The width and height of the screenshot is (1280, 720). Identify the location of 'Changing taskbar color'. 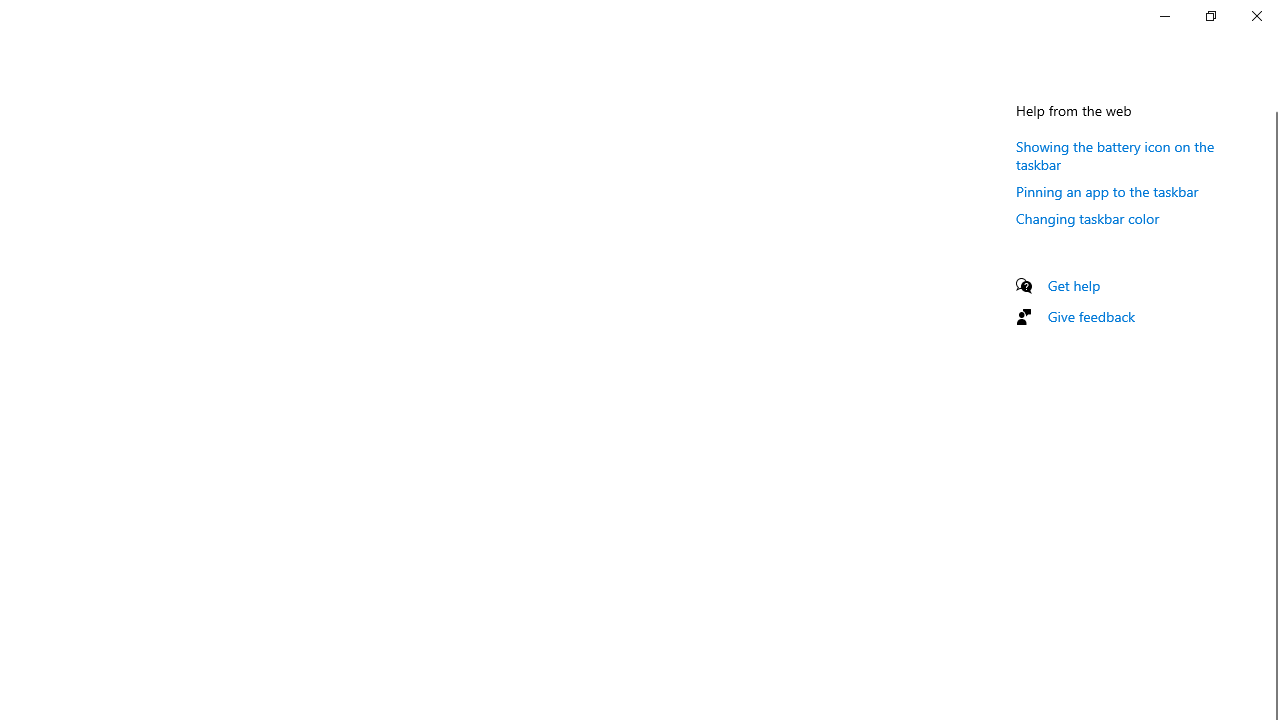
(1087, 218).